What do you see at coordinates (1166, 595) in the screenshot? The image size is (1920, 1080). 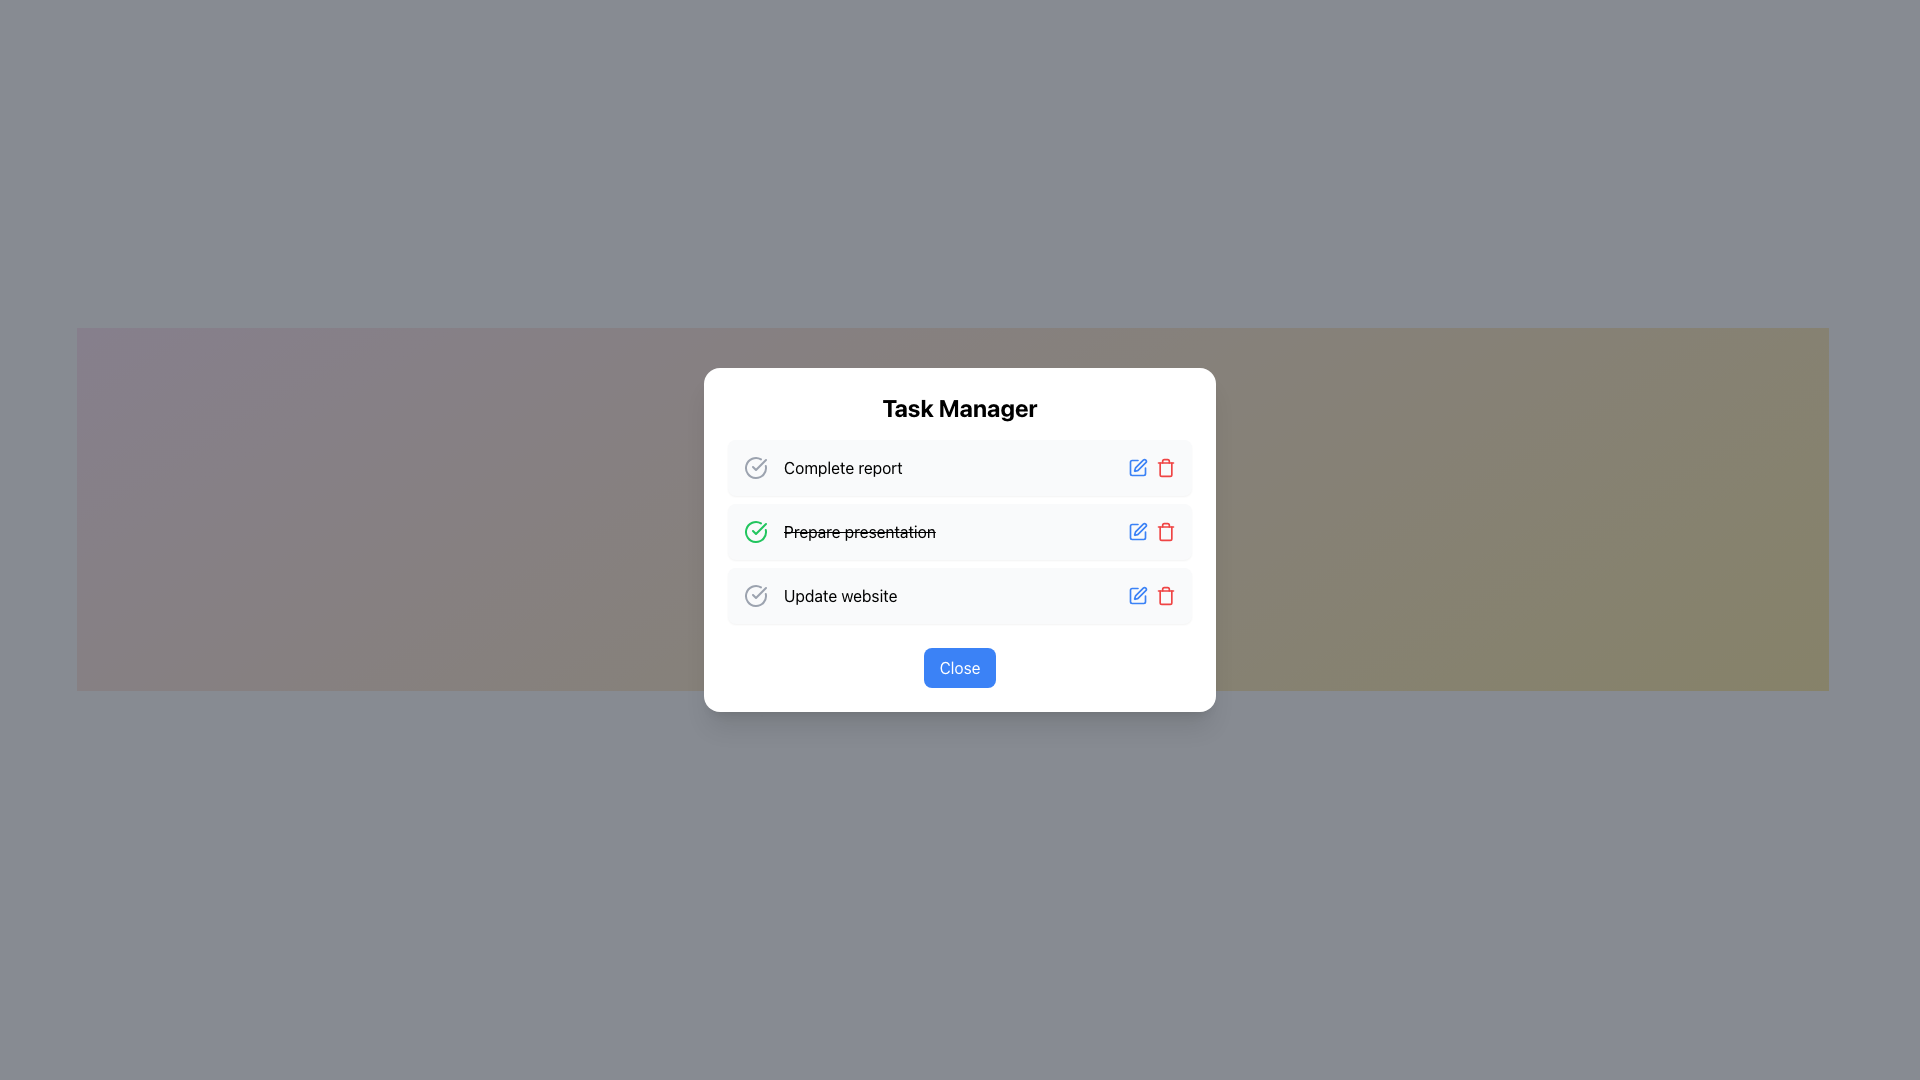 I see `the trash icon located in the bottom-right corner of the 'Prepare presentation' task row` at bounding box center [1166, 595].